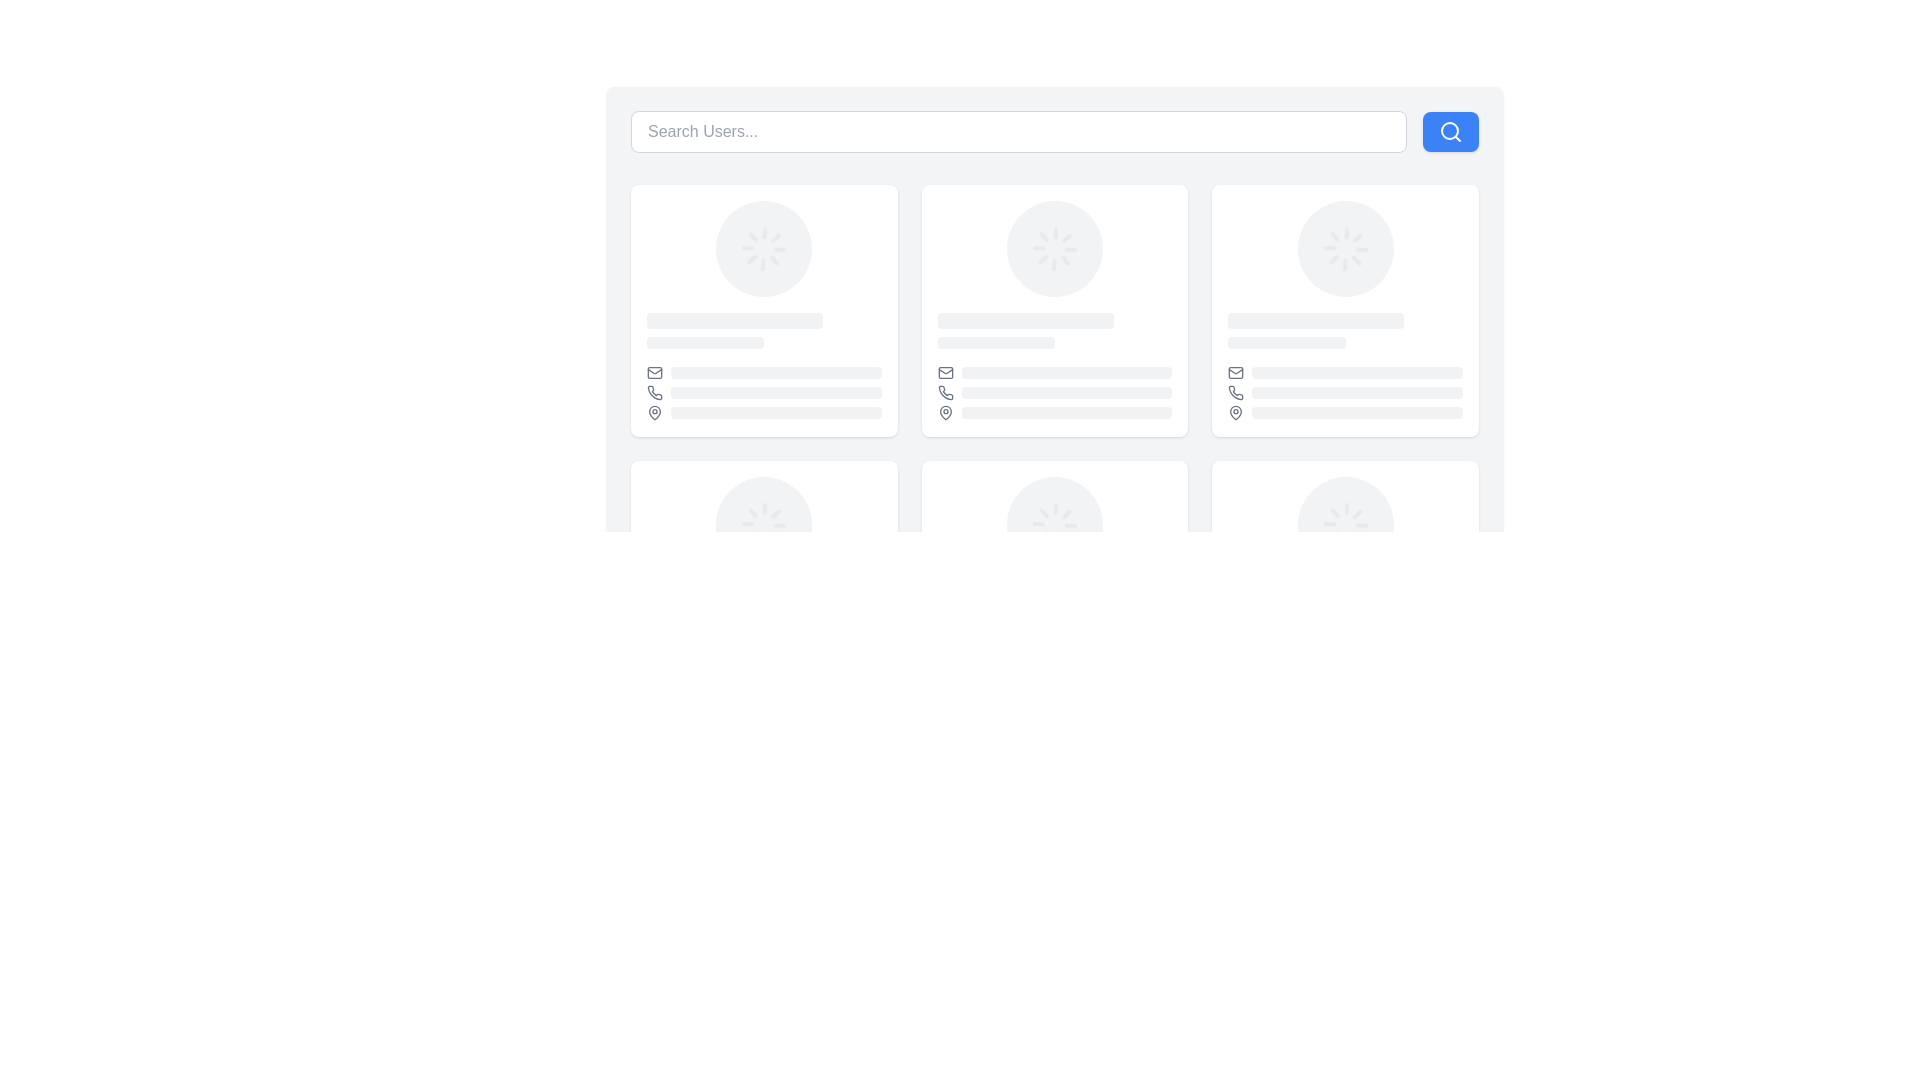  What do you see at coordinates (1450, 131) in the screenshot?
I see `the magnifying glass icon located in the blue rectangular button` at bounding box center [1450, 131].